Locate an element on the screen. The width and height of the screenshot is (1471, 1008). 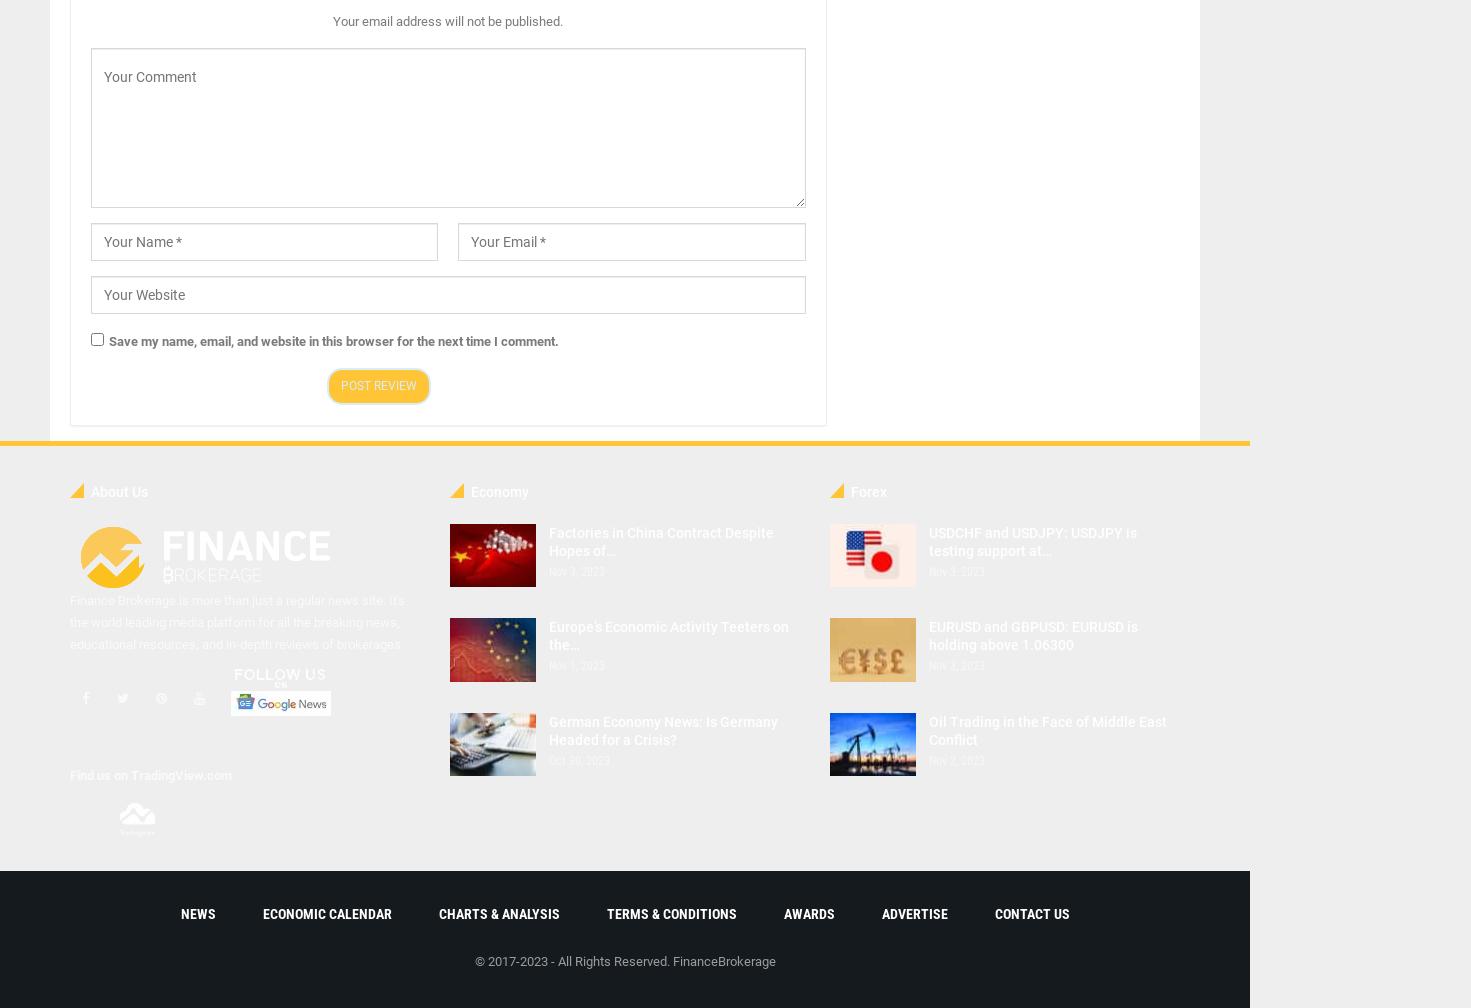
'Contact us' is located at coordinates (992, 913).